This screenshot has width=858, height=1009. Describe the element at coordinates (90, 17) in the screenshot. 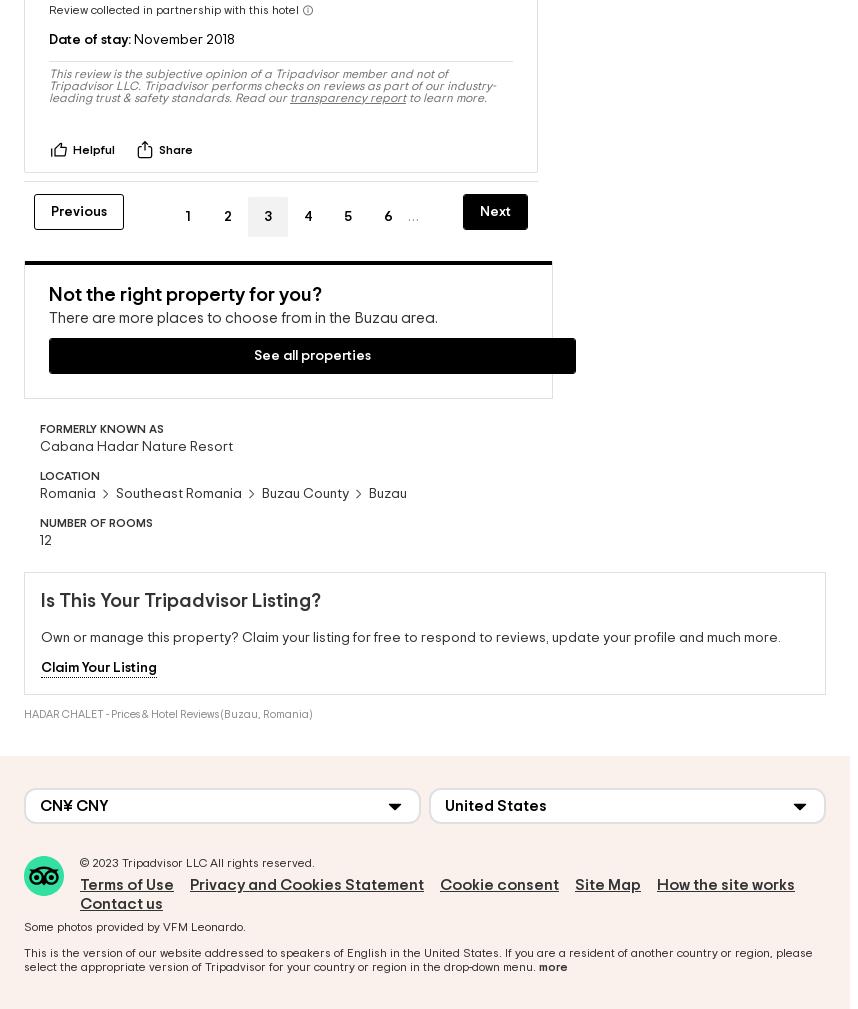

I see `'Date of stay:'` at that location.